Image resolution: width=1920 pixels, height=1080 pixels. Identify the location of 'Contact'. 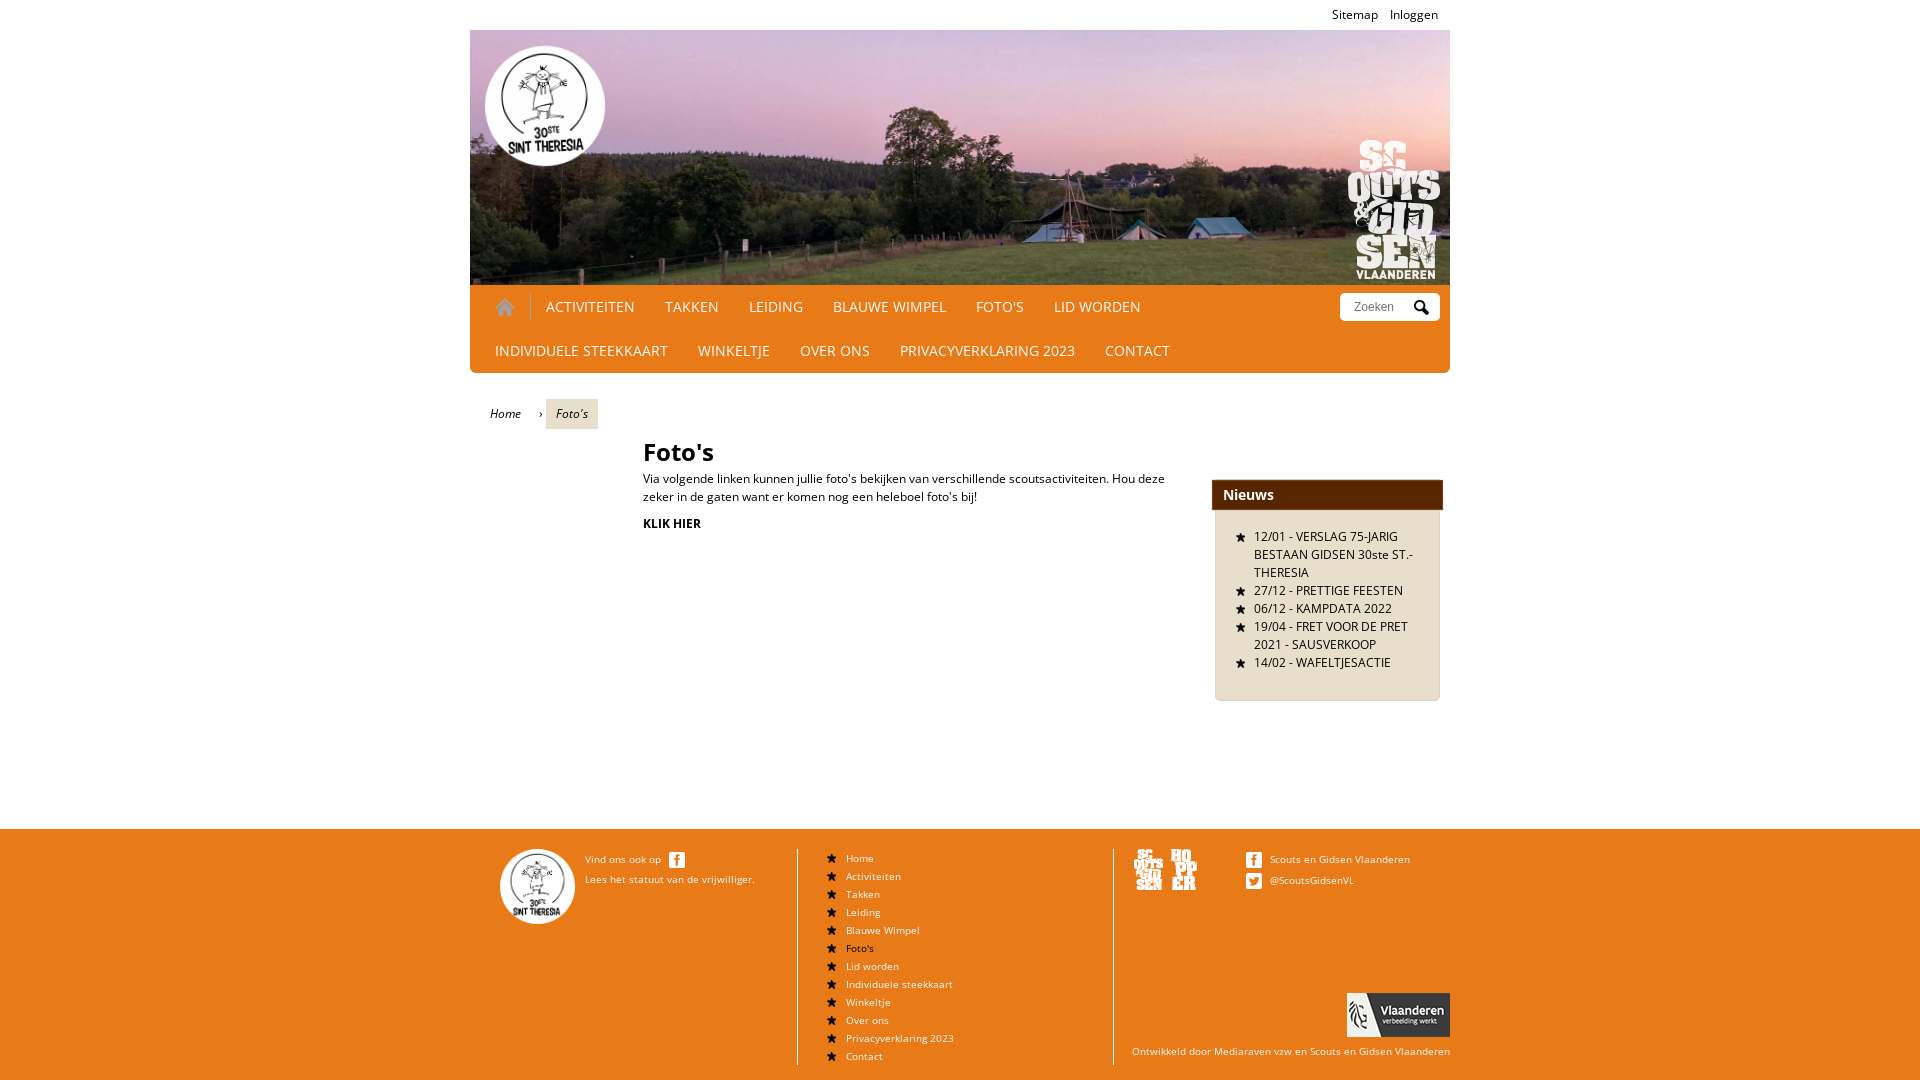
(864, 1055).